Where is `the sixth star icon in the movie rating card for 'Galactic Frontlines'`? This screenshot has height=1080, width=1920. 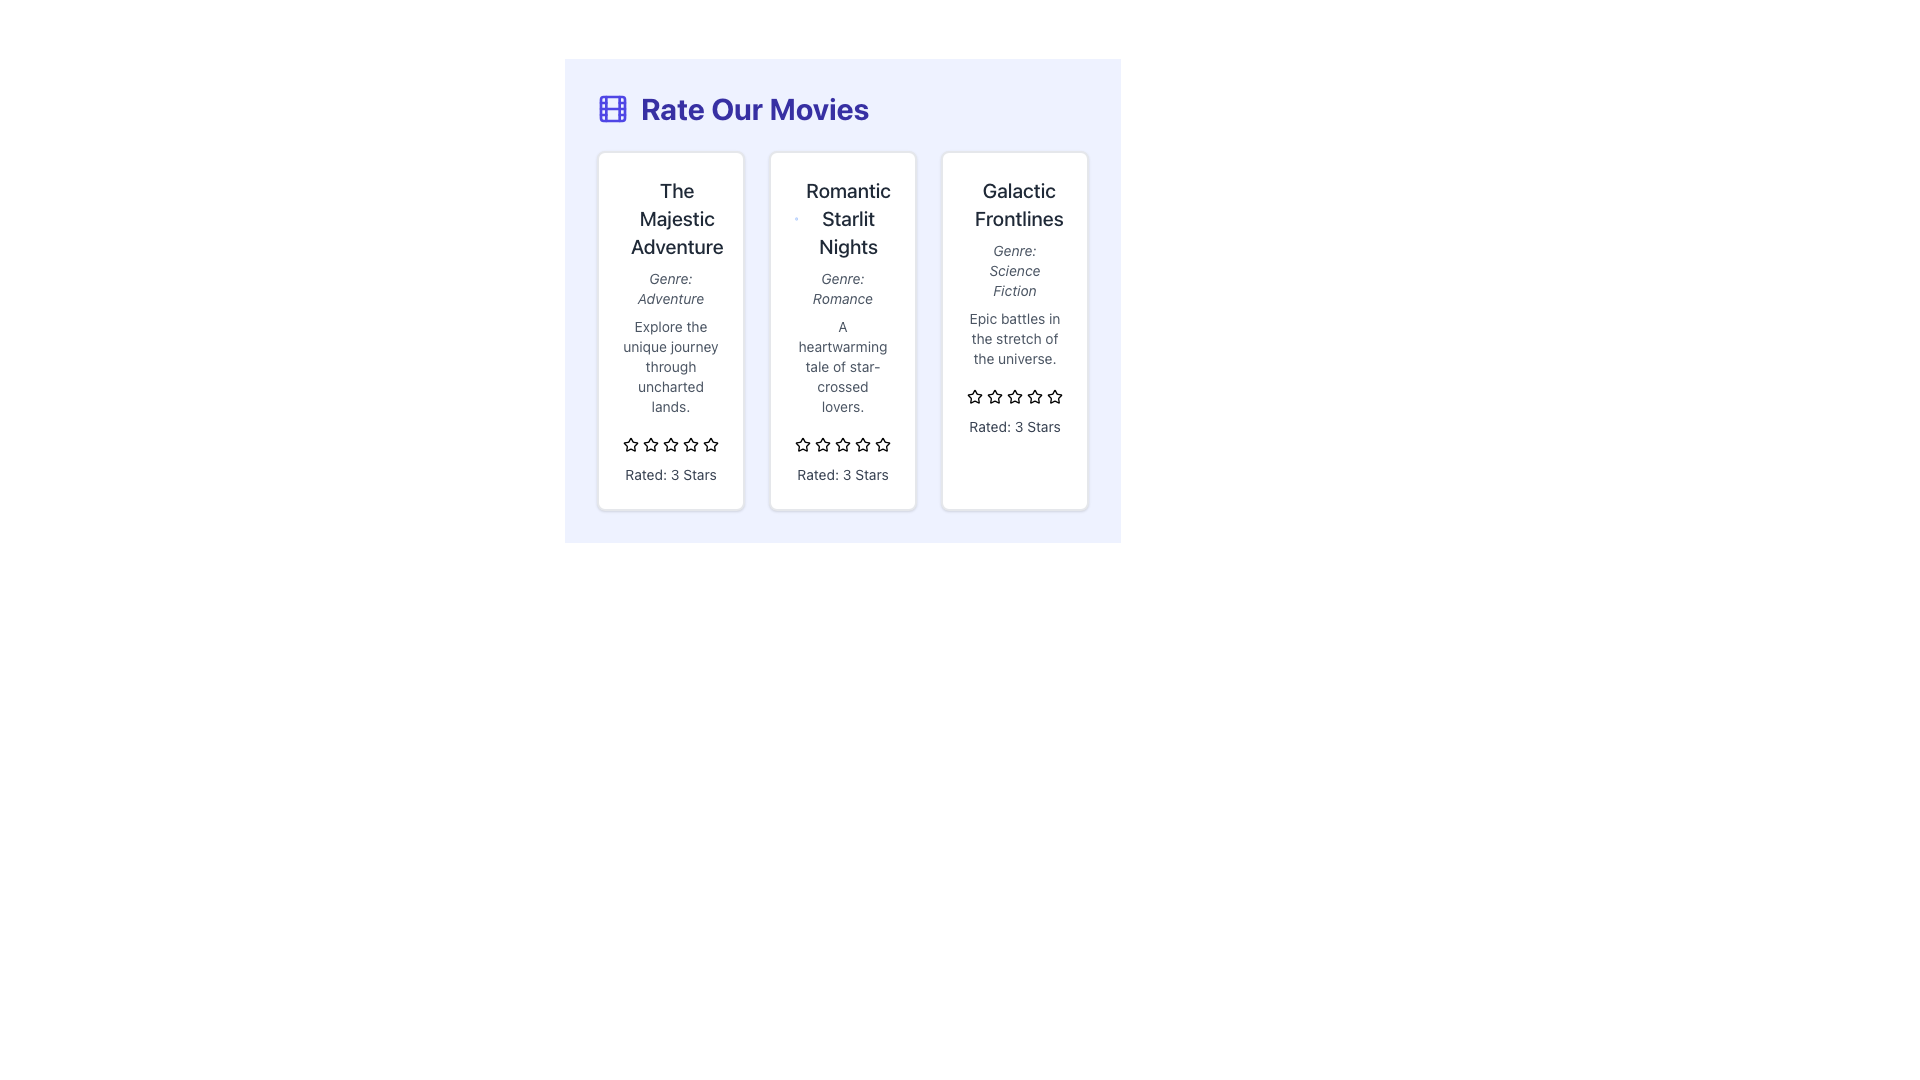 the sixth star icon in the movie rating card for 'Galactic Frontlines' is located at coordinates (1054, 397).